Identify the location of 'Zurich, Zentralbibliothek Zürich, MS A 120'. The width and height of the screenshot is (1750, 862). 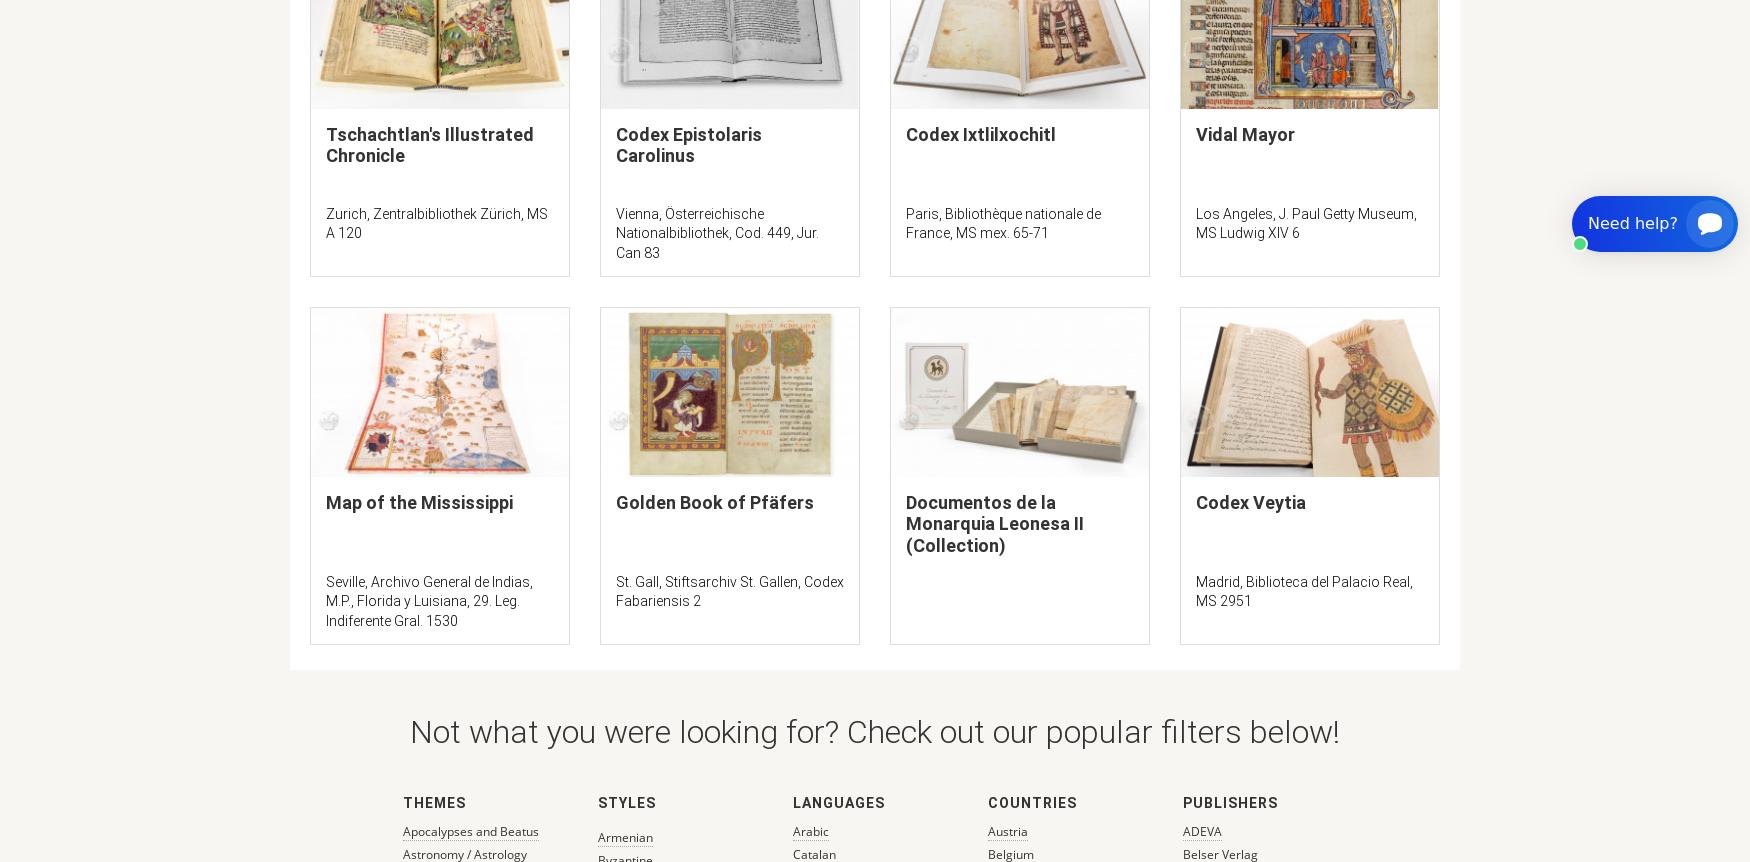
(435, 221).